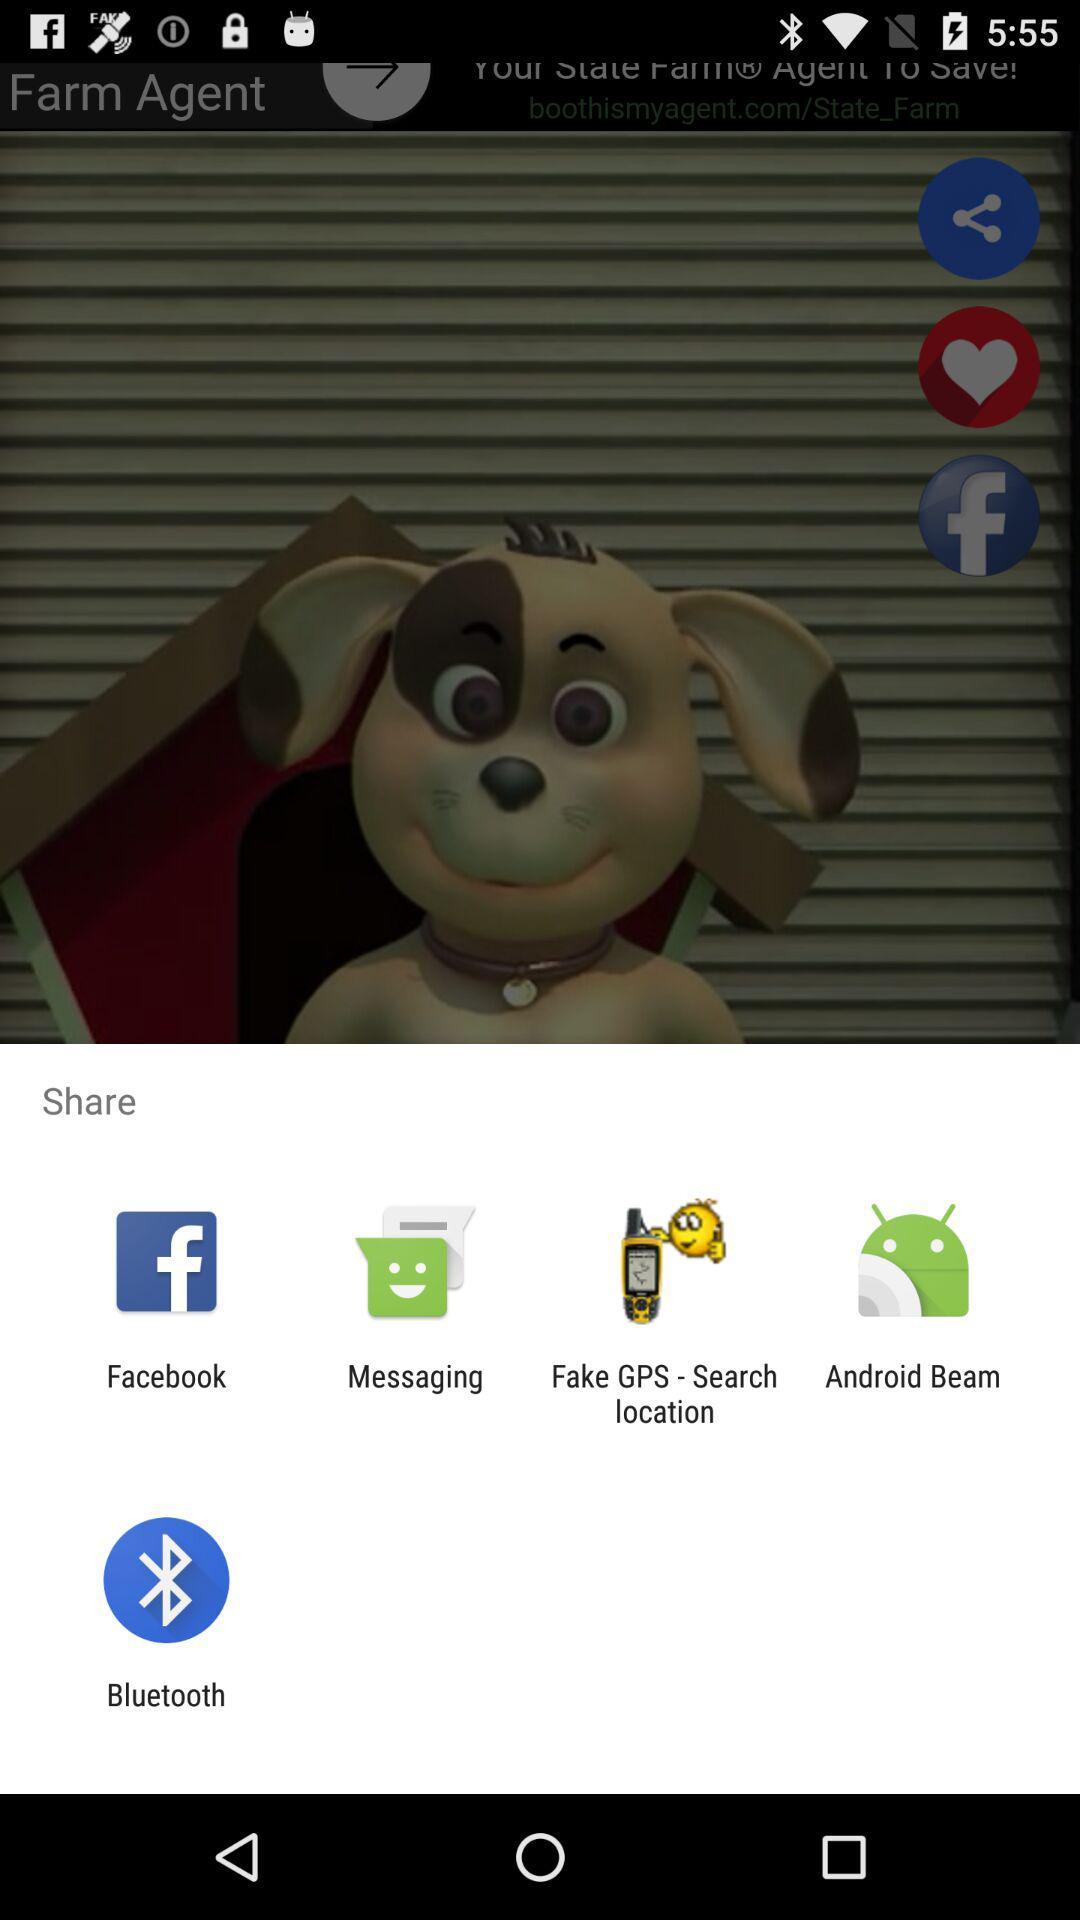 This screenshot has width=1080, height=1920. I want to click on item to the right of fake gps search, so click(913, 1392).